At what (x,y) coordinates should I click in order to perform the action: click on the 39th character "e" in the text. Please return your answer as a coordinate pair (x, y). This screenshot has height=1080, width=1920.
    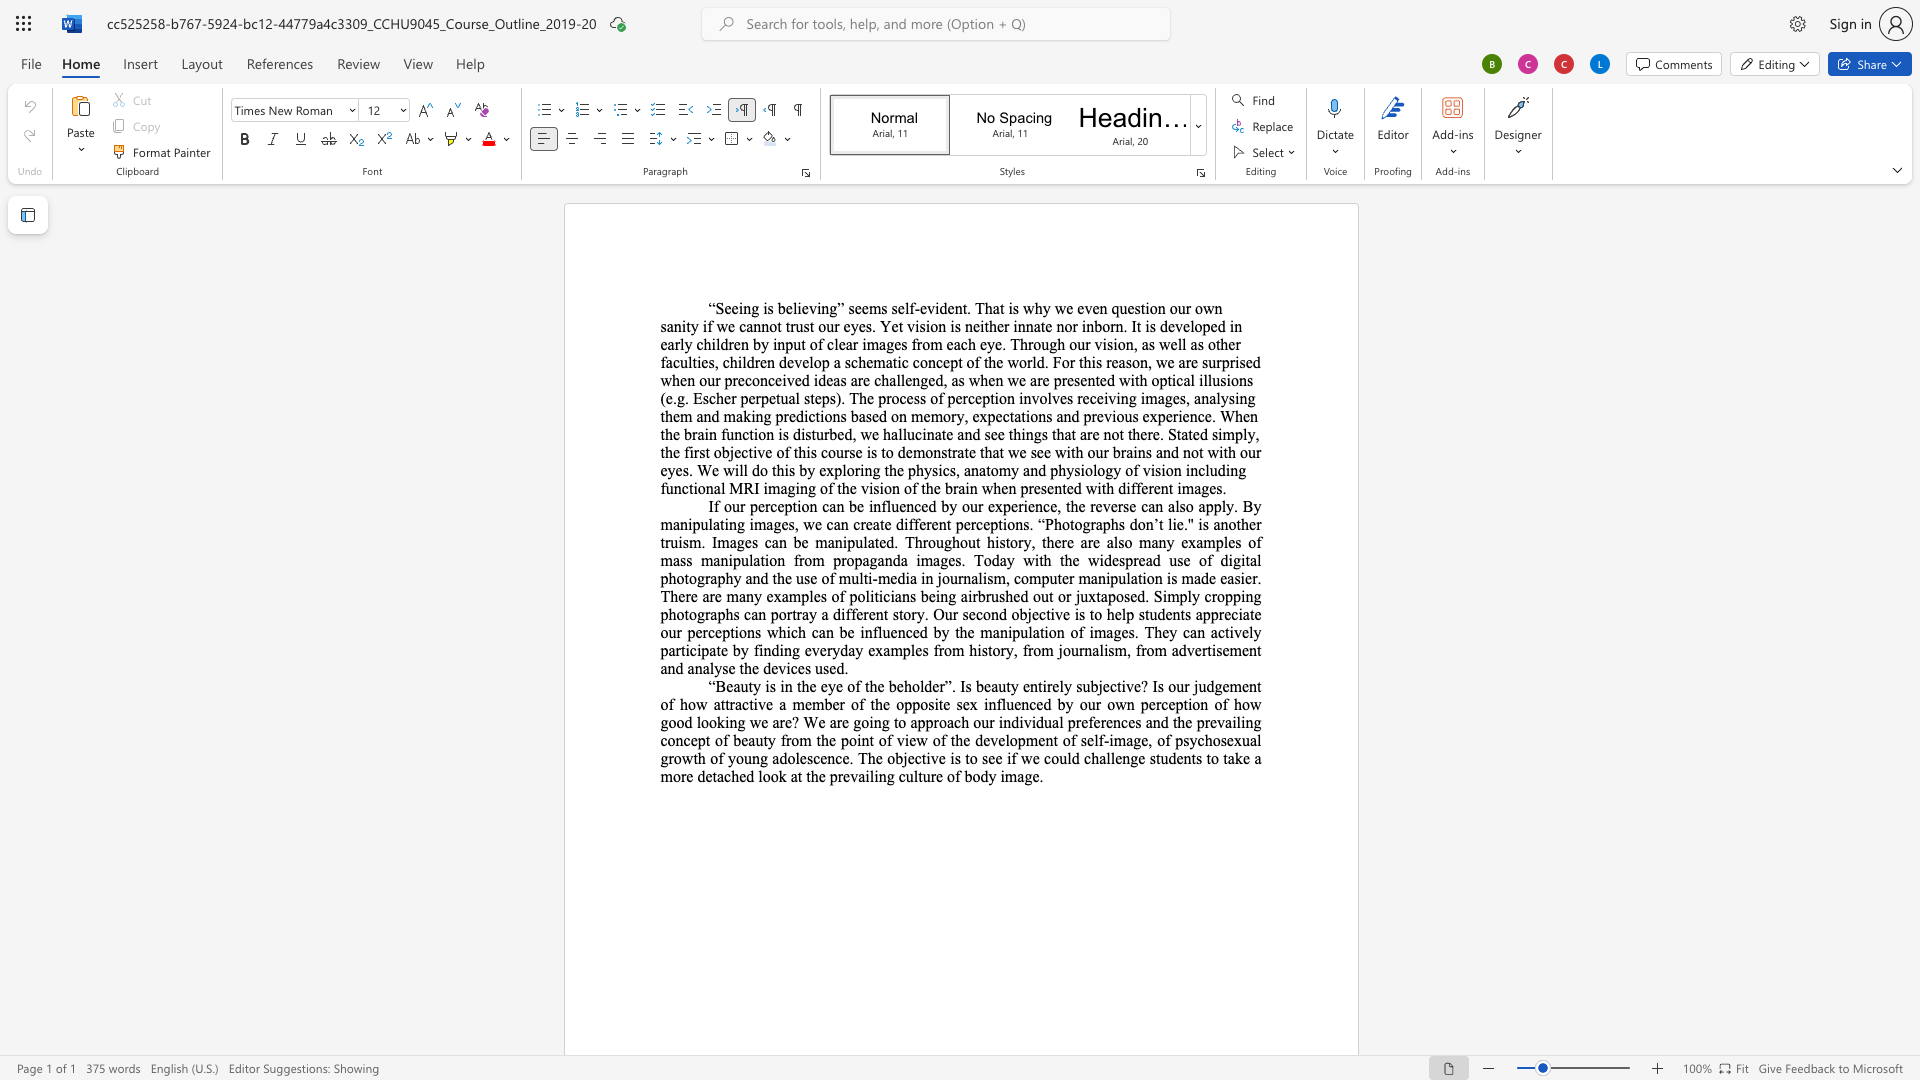
    Looking at the image, I should click on (999, 362).